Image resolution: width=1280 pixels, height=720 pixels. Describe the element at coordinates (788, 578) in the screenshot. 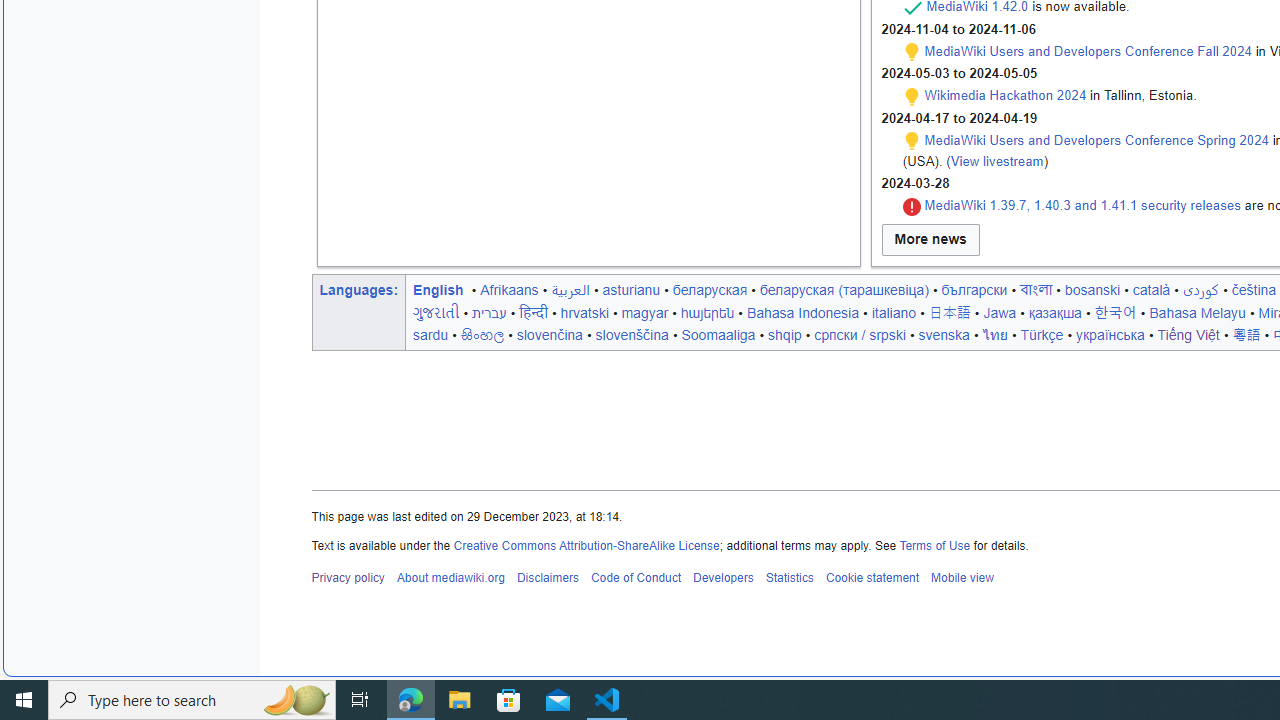

I see `'Statistics'` at that location.